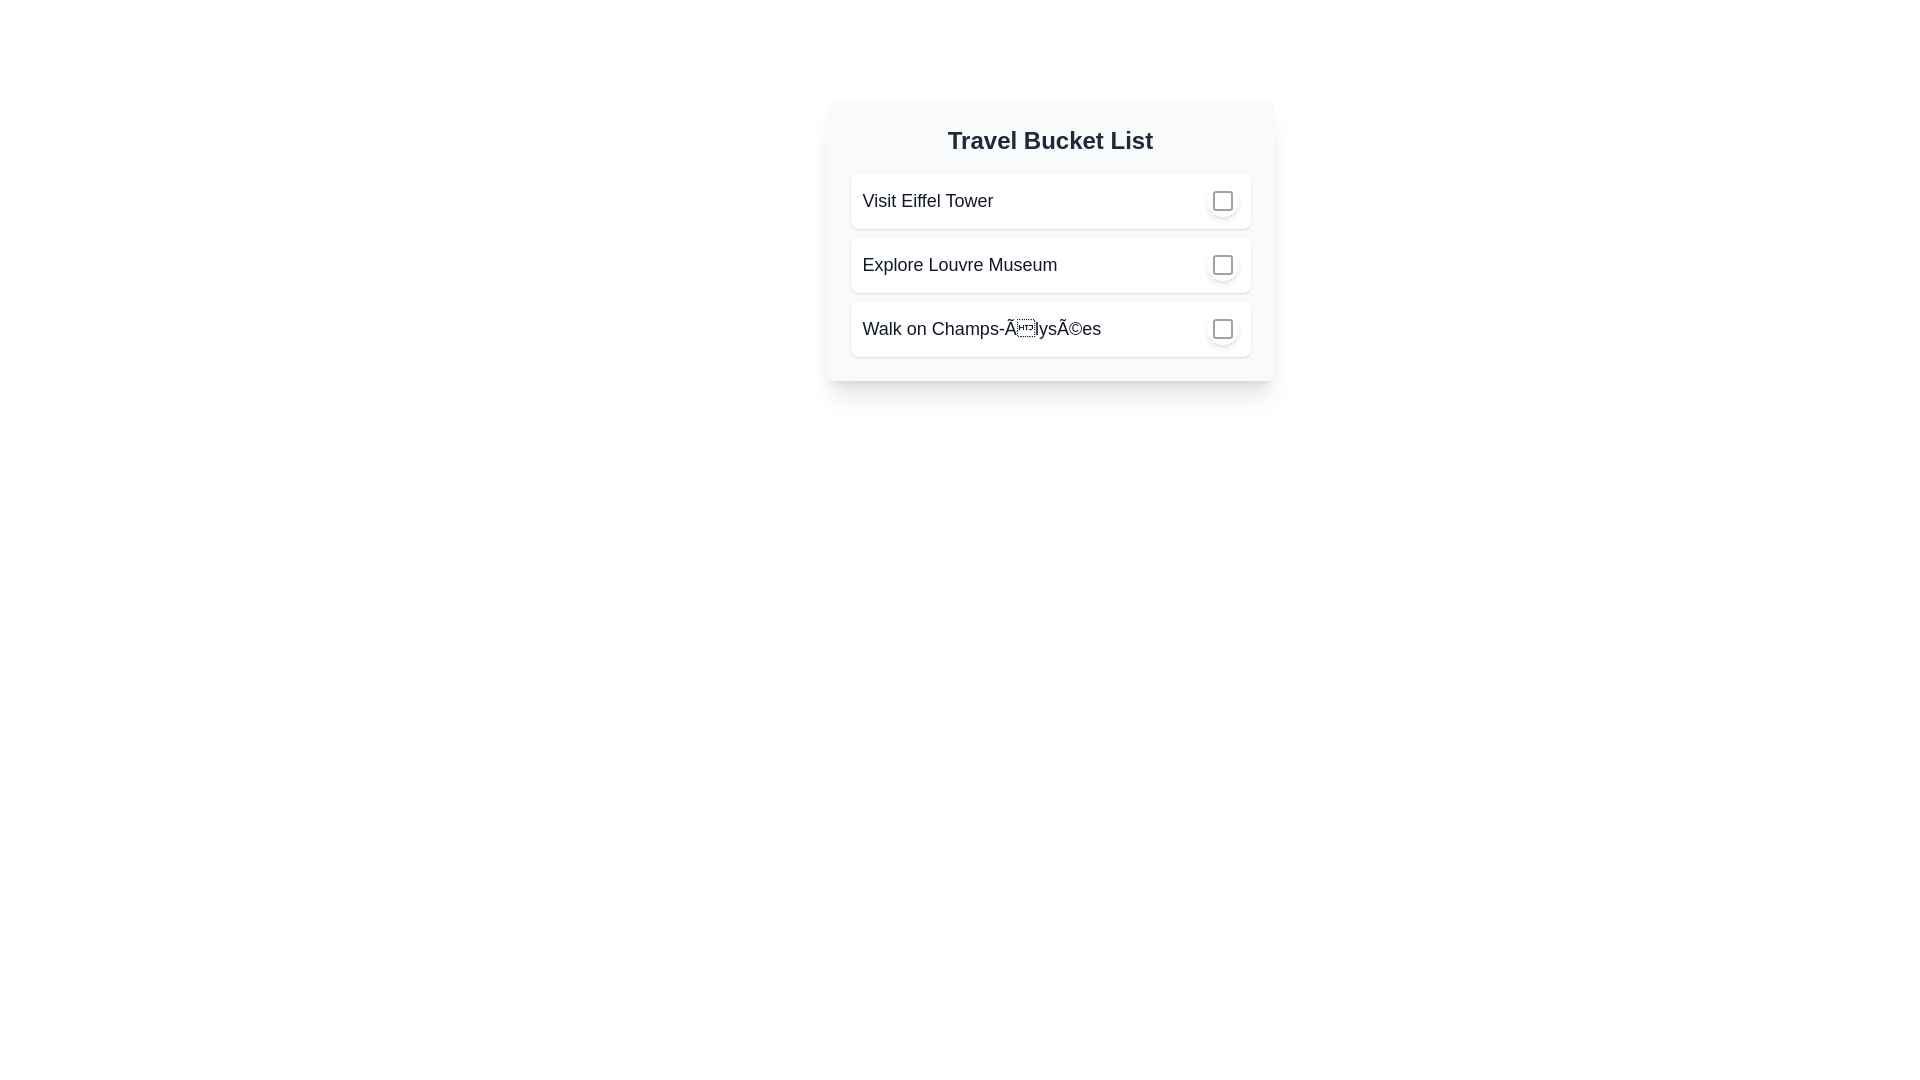 The width and height of the screenshot is (1920, 1080). I want to click on the checkbox of the task 'Walk on Champs-Élysées' to mark it as completed, so click(1221, 327).